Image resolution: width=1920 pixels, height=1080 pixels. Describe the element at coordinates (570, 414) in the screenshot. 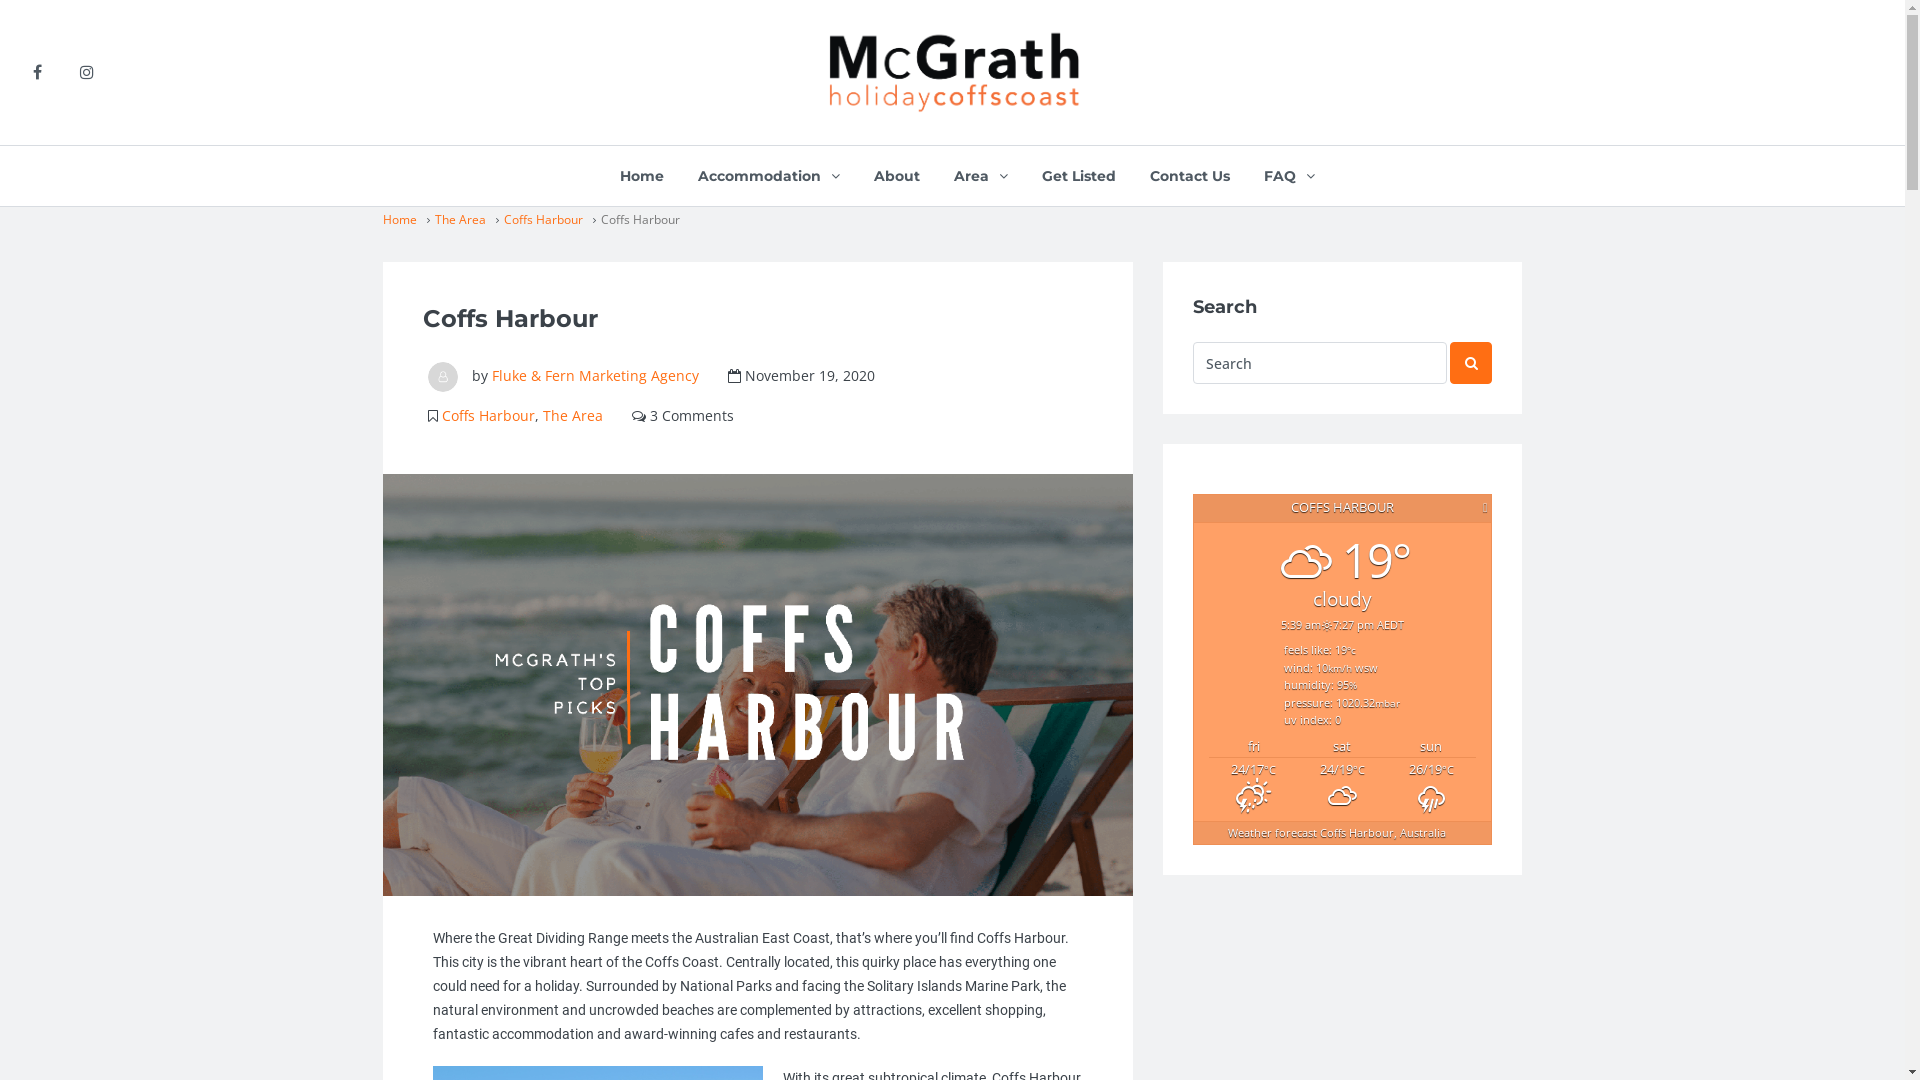

I see `'The Area'` at that location.